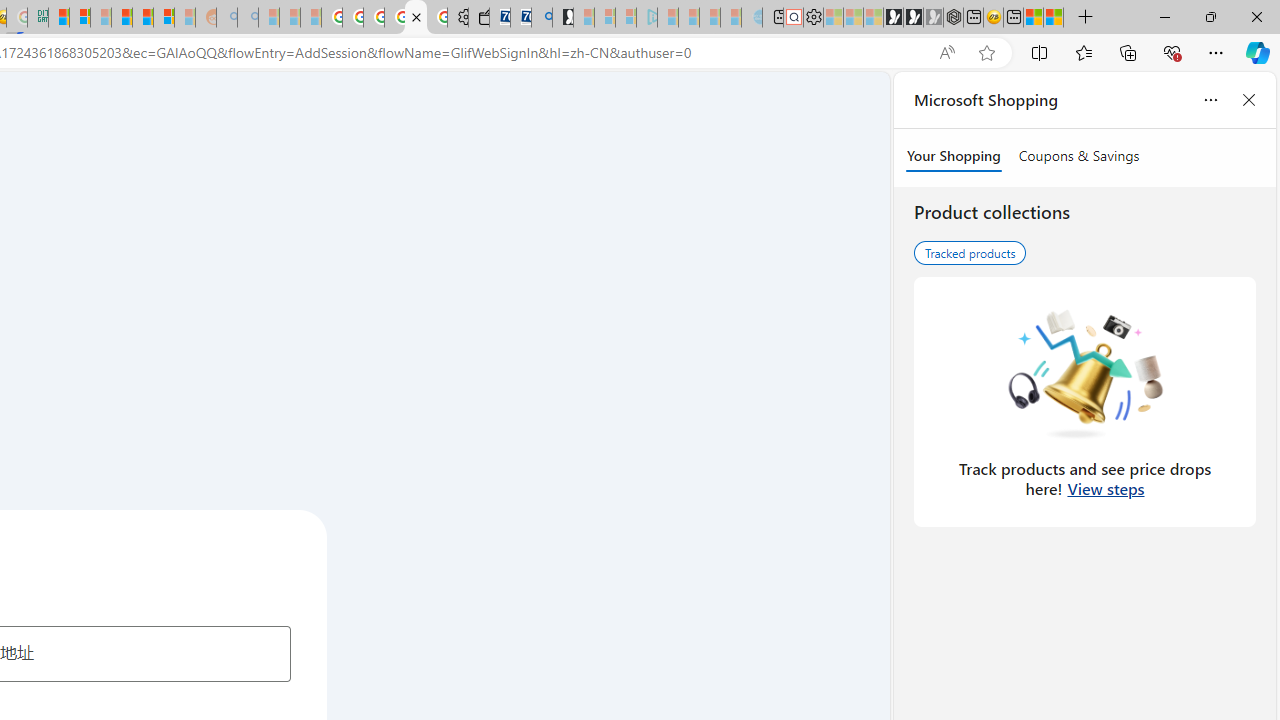 The width and height of the screenshot is (1280, 720). What do you see at coordinates (520, 17) in the screenshot?
I see `'Cheap Car Rentals - Save70.com'` at bounding box center [520, 17].